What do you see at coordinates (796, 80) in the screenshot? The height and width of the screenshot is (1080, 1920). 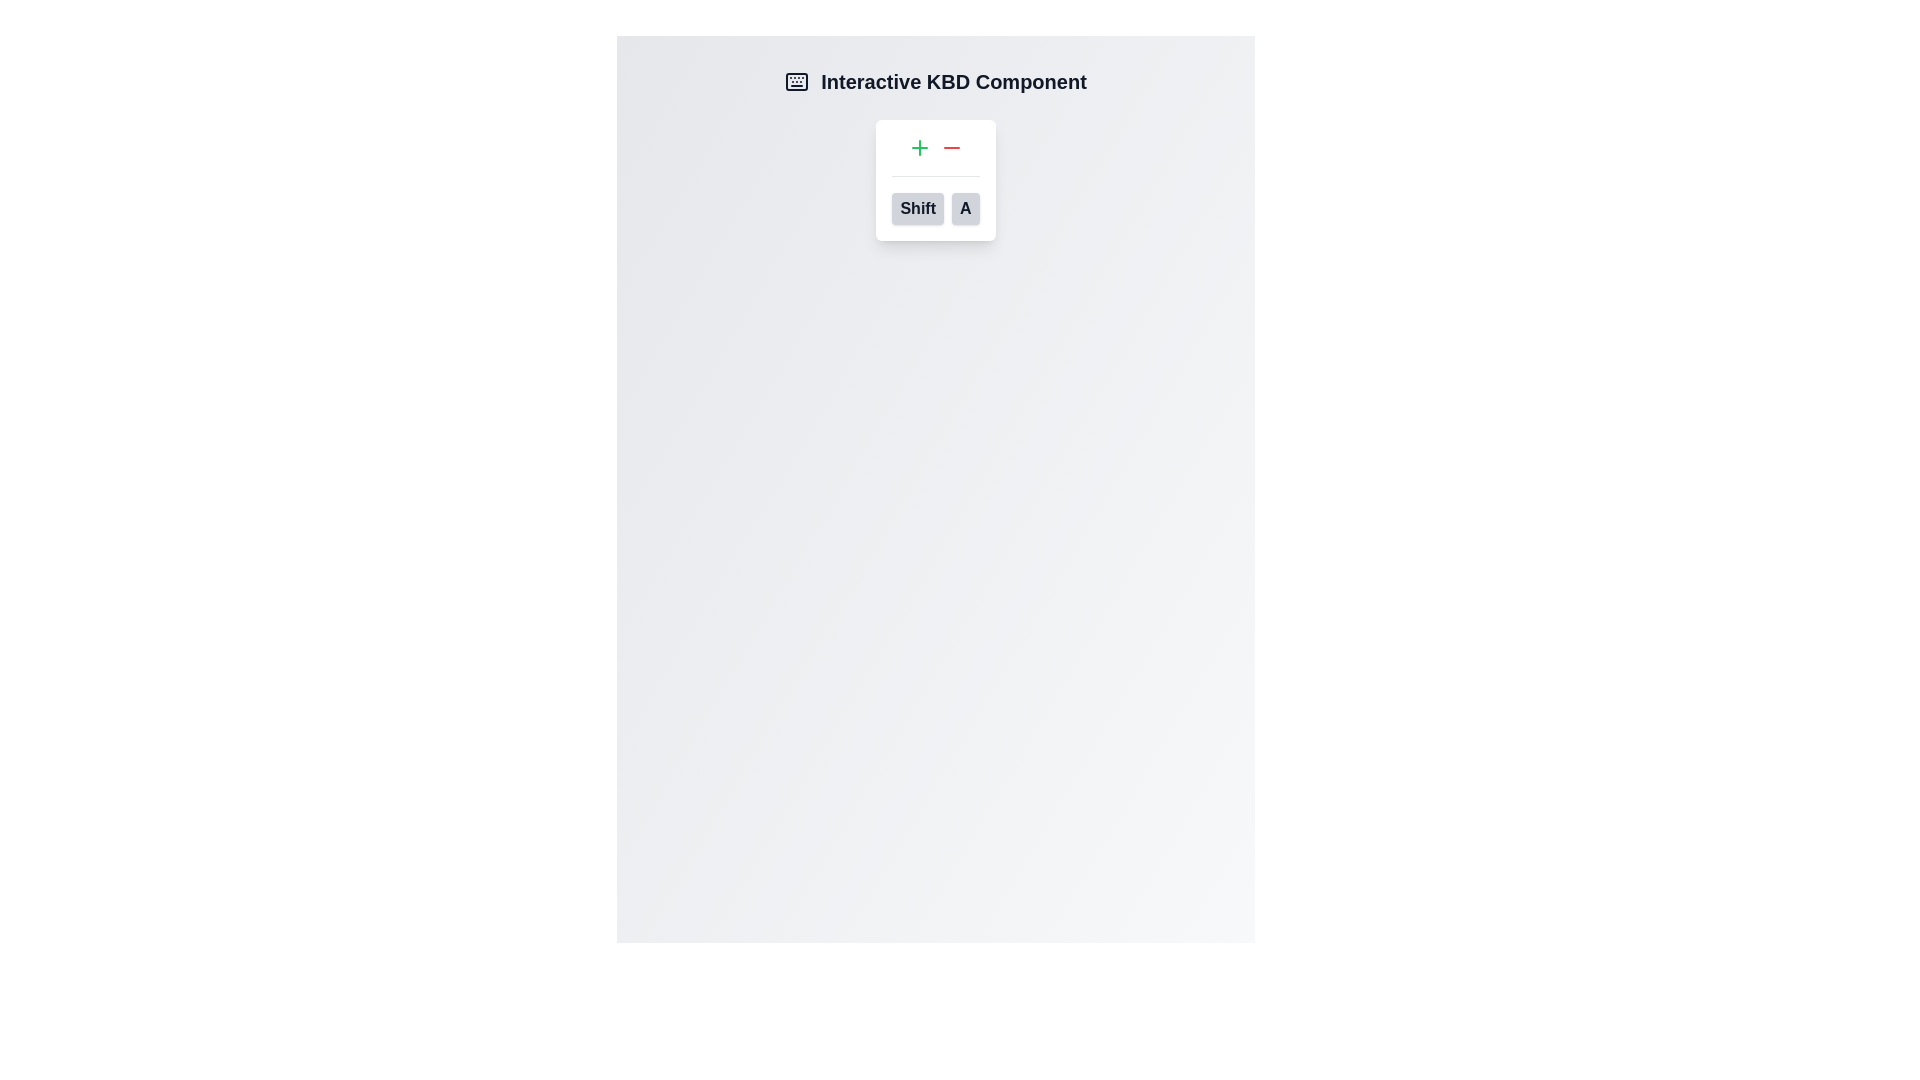 I see `the small black keyboard icon located to the left of the 'Interactive KBD Component' text` at bounding box center [796, 80].